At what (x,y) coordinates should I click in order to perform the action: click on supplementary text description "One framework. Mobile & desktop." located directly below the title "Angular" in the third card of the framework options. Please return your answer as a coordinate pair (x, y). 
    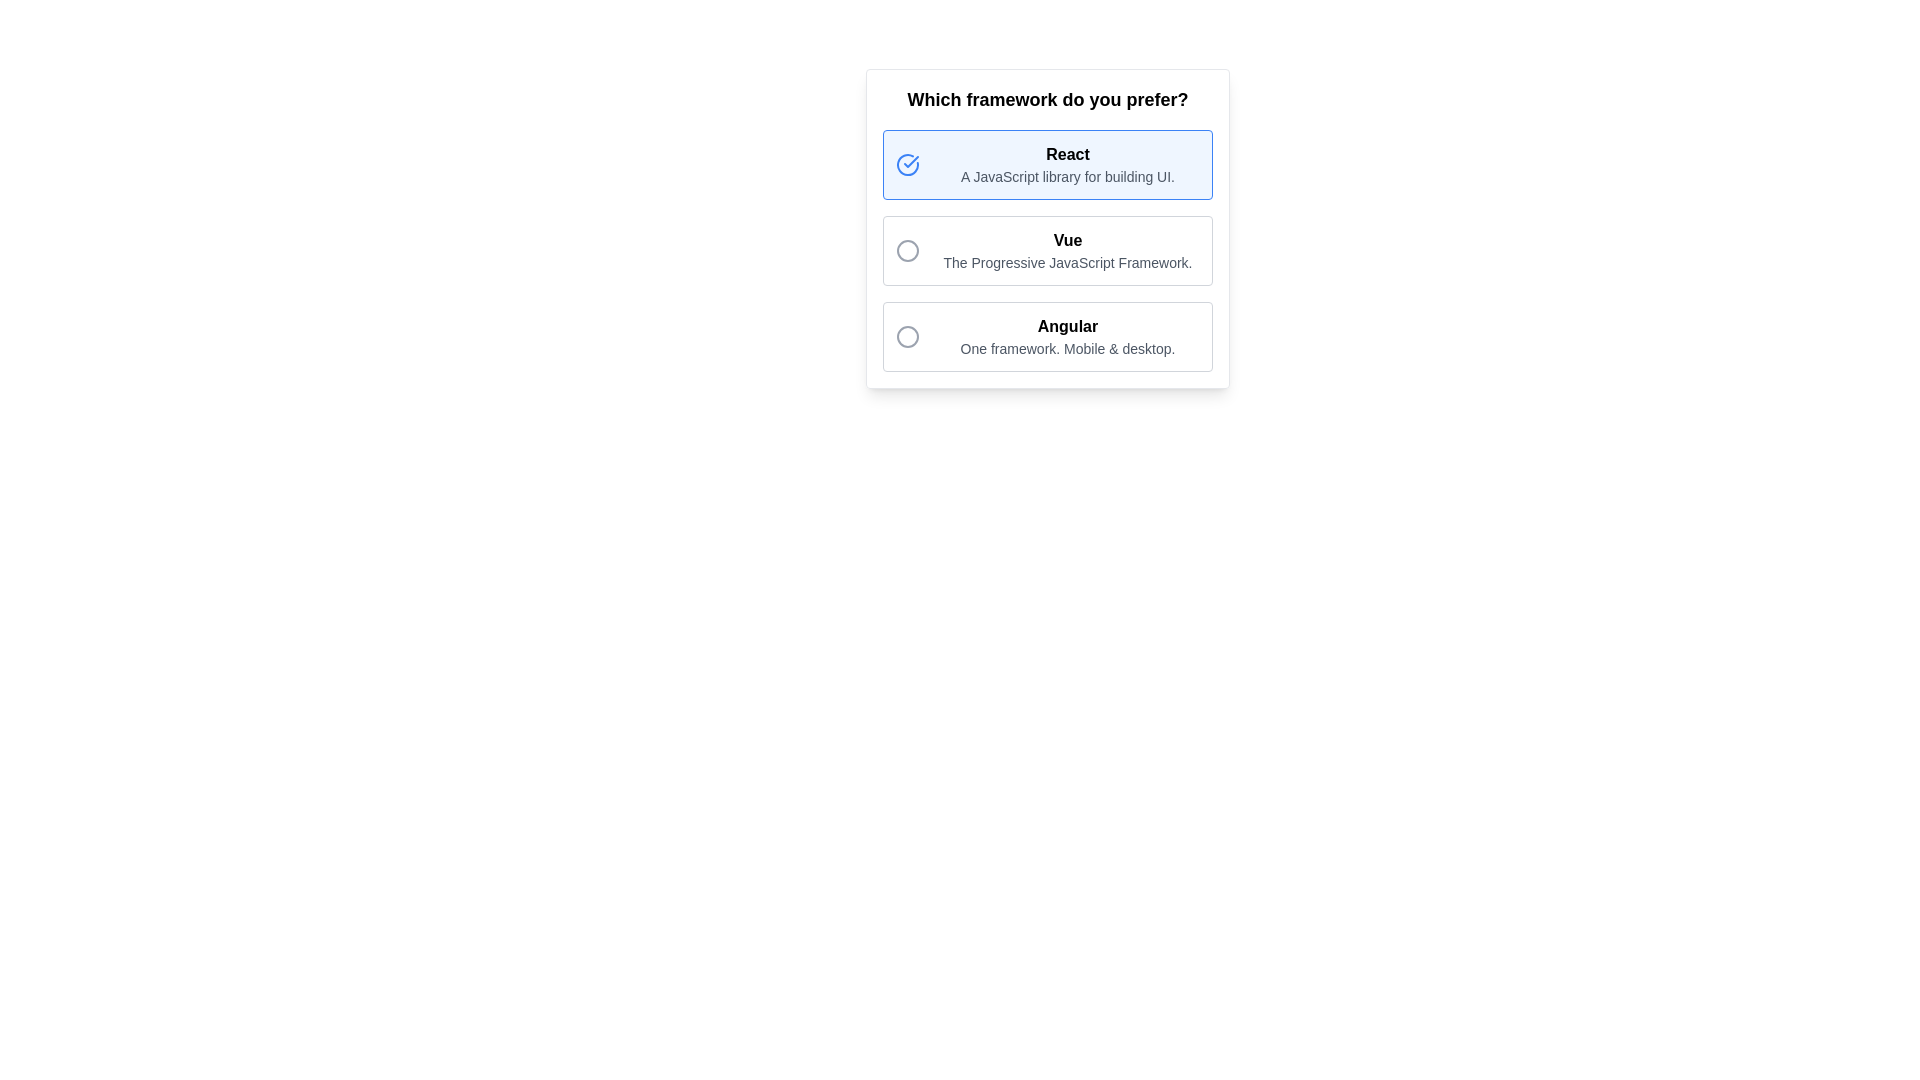
    Looking at the image, I should click on (1067, 347).